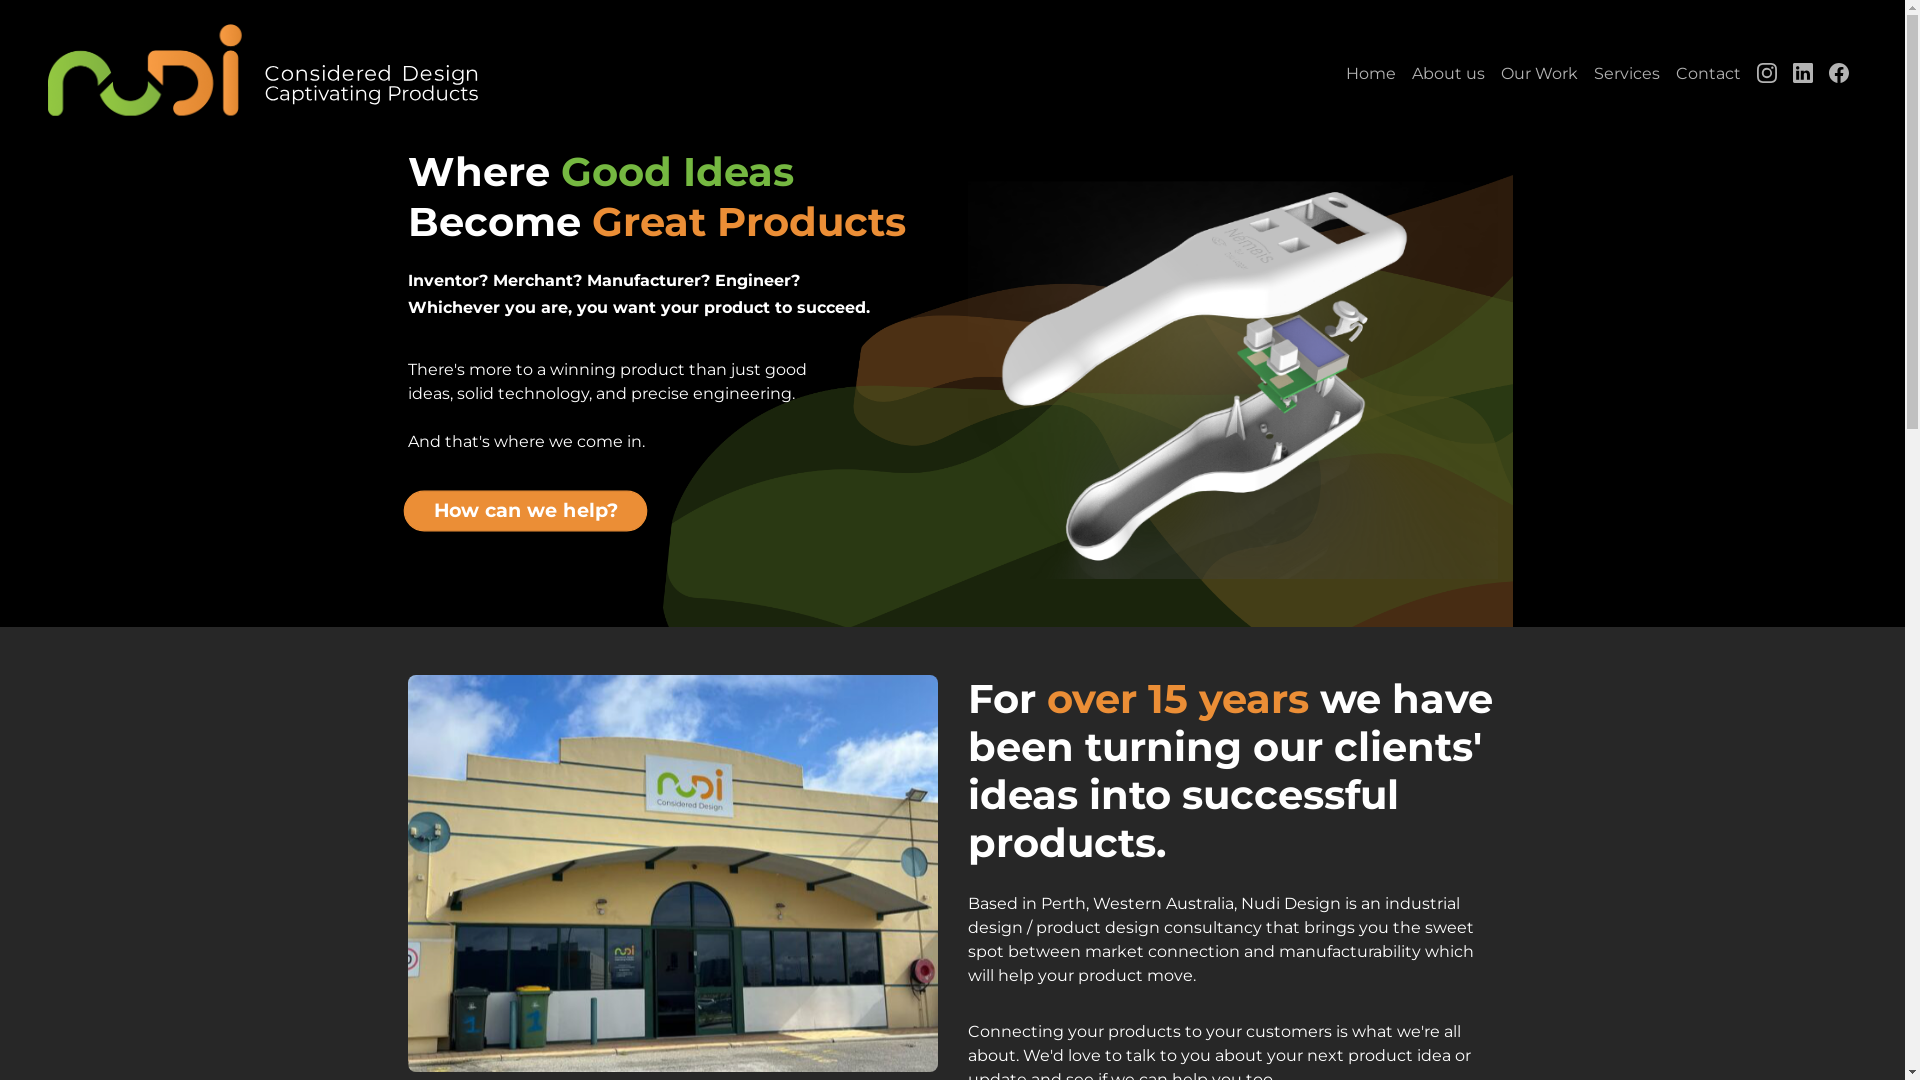 The width and height of the screenshot is (1920, 1080). I want to click on 'Our Work', so click(1492, 72).